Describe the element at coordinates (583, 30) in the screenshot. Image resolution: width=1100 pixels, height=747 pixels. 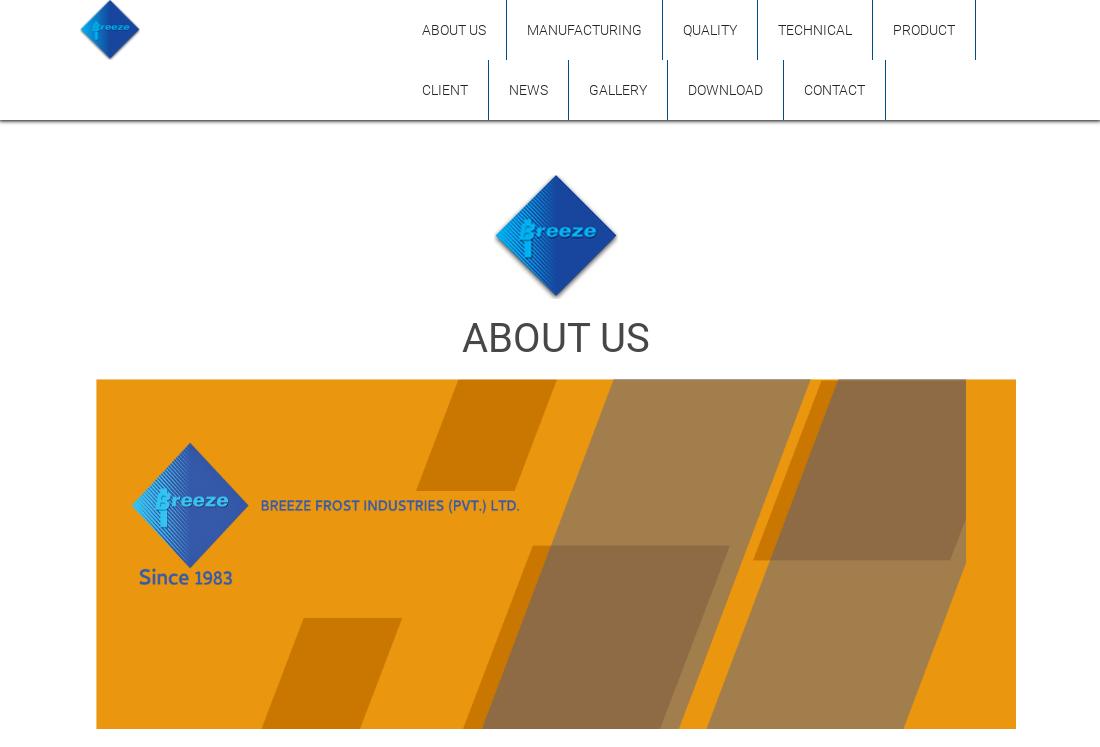
I see `'Manufacturing'` at that location.